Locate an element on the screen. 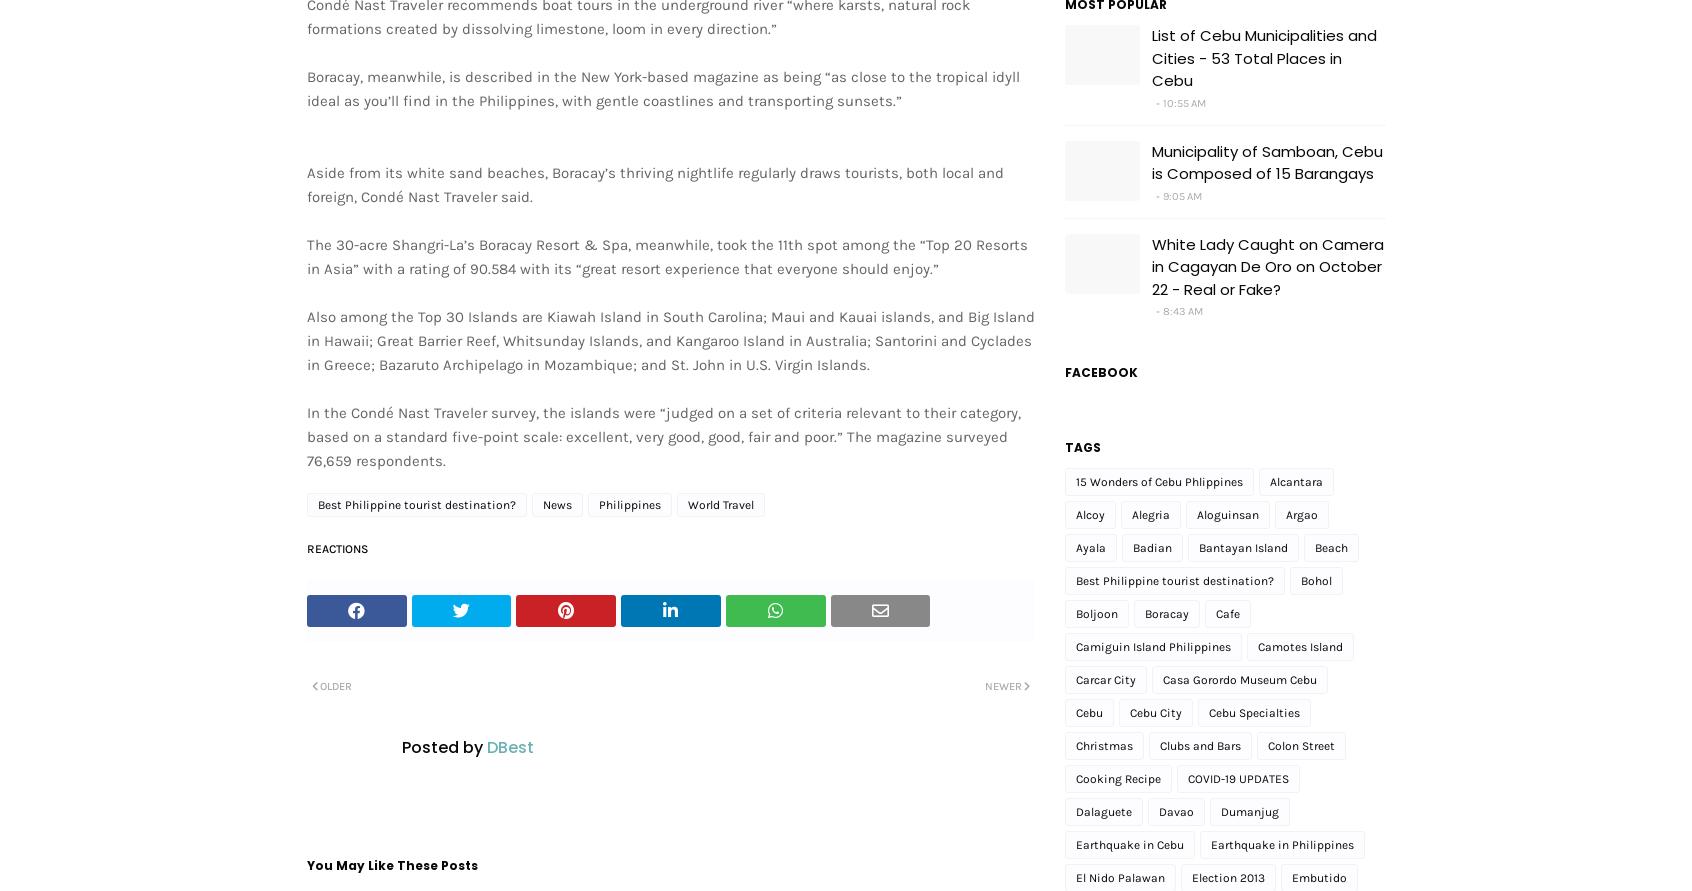 Image resolution: width=1692 pixels, height=891 pixels. '8:43 AM' is located at coordinates (1182, 310).